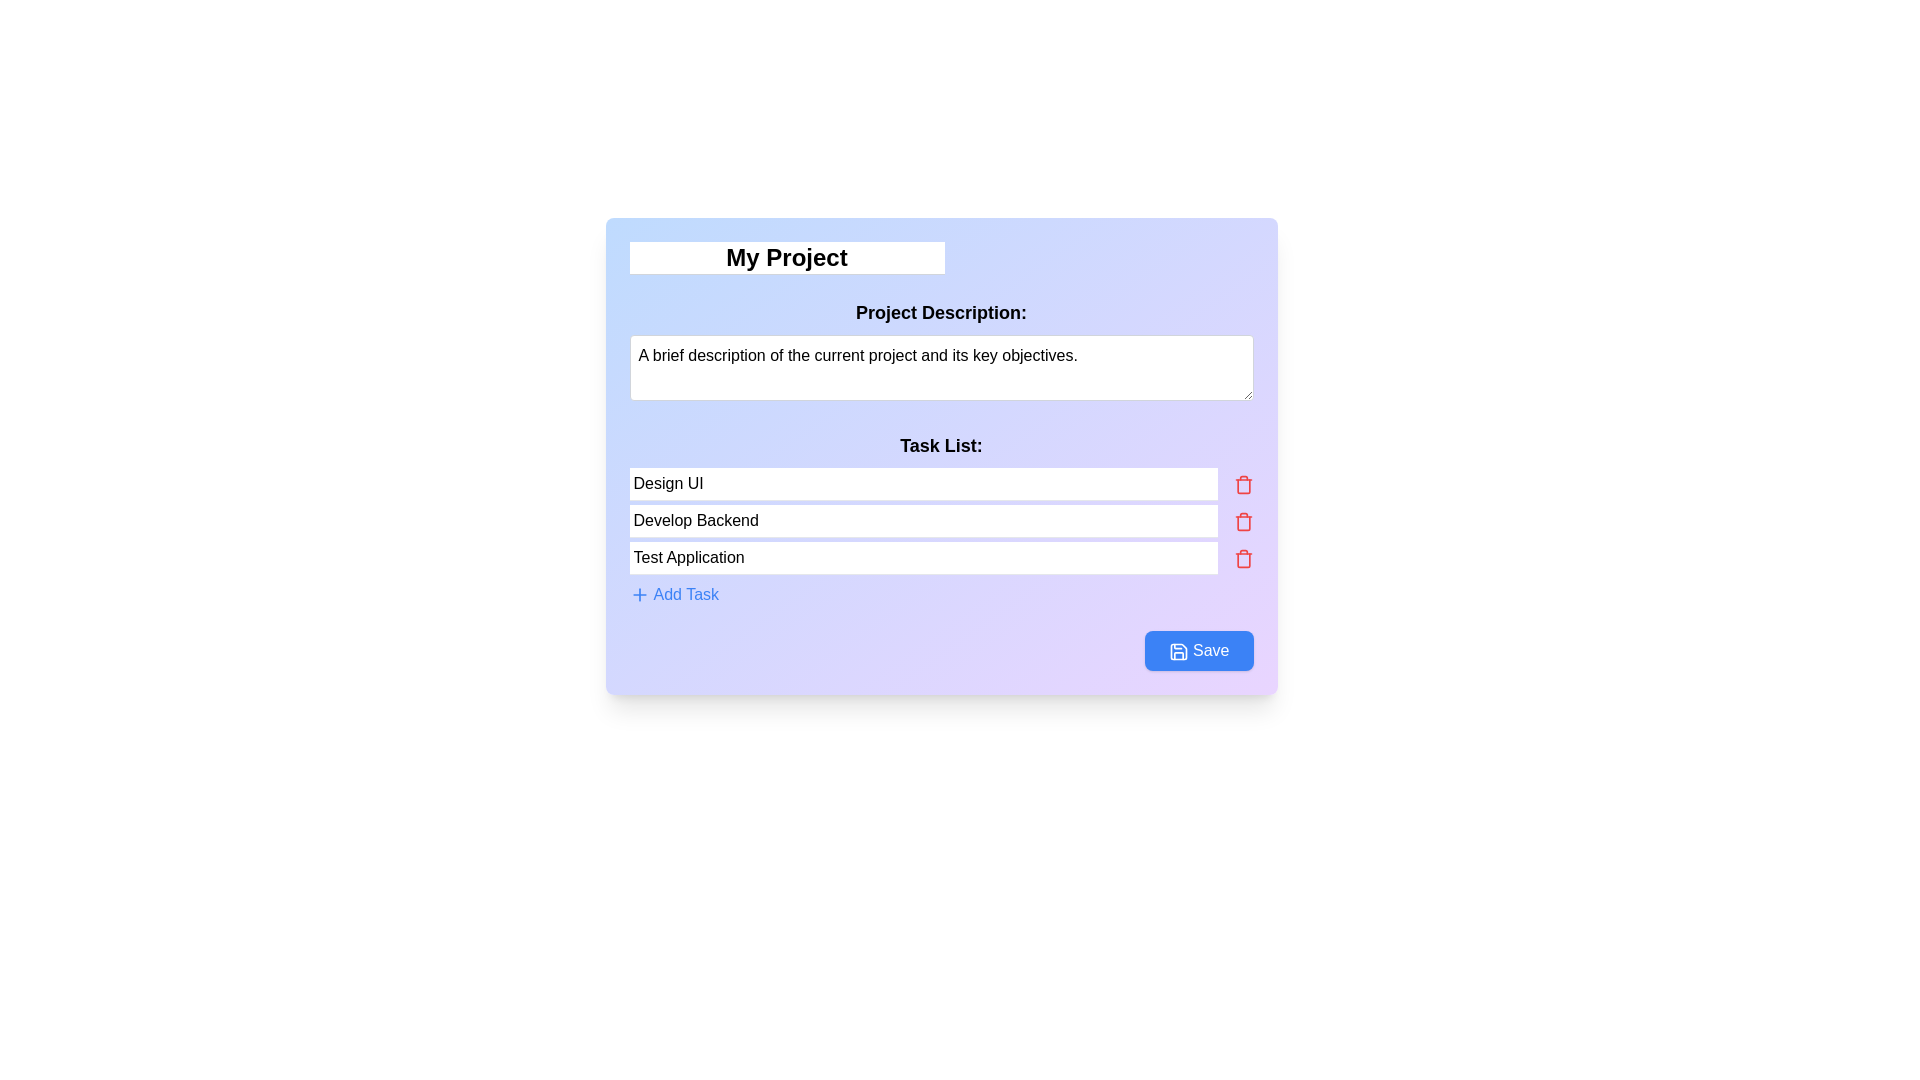 The width and height of the screenshot is (1920, 1080). What do you see at coordinates (1242, 484) in the screenshot?
I see `the first red icon on the right-hand side of the 'Design UI' text field in the 'Task List' section` at bounding box center [1242, 484].